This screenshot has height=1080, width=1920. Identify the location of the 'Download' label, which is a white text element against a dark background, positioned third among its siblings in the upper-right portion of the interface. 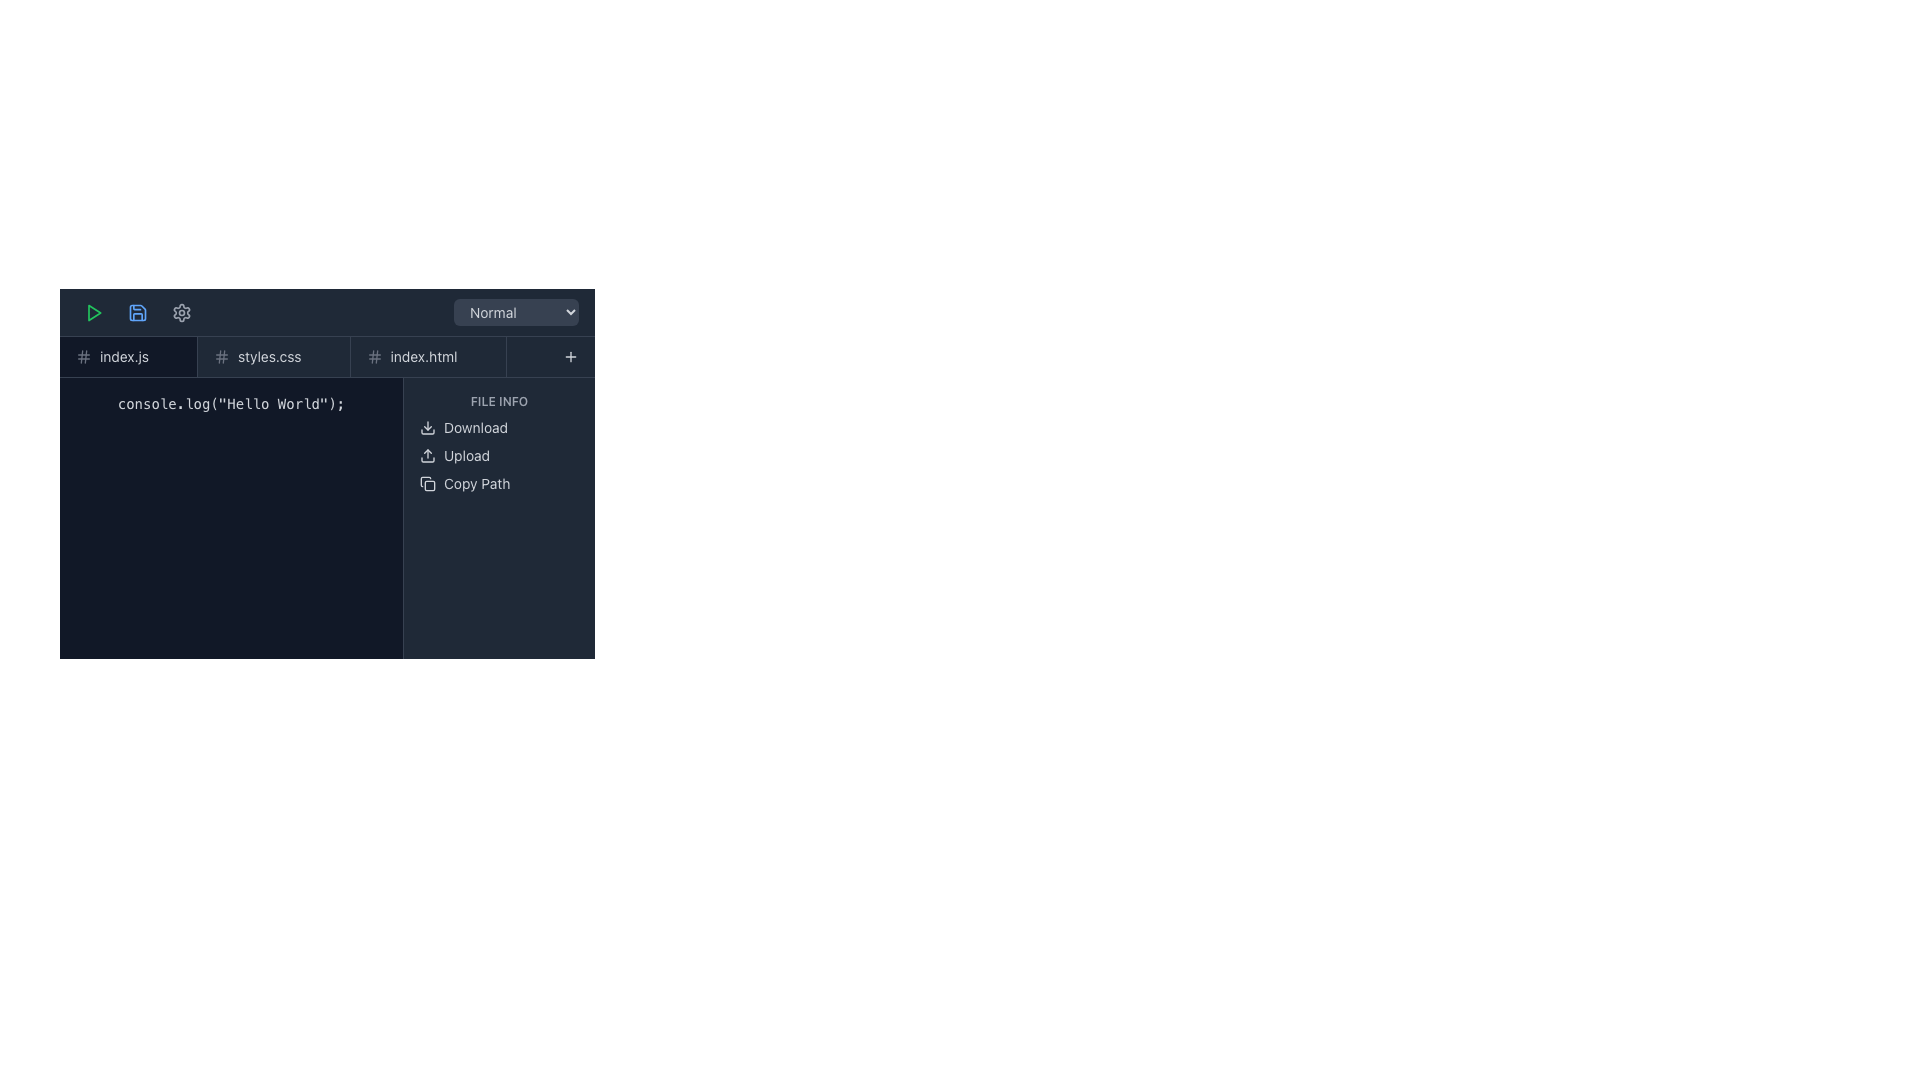
(474, 427).